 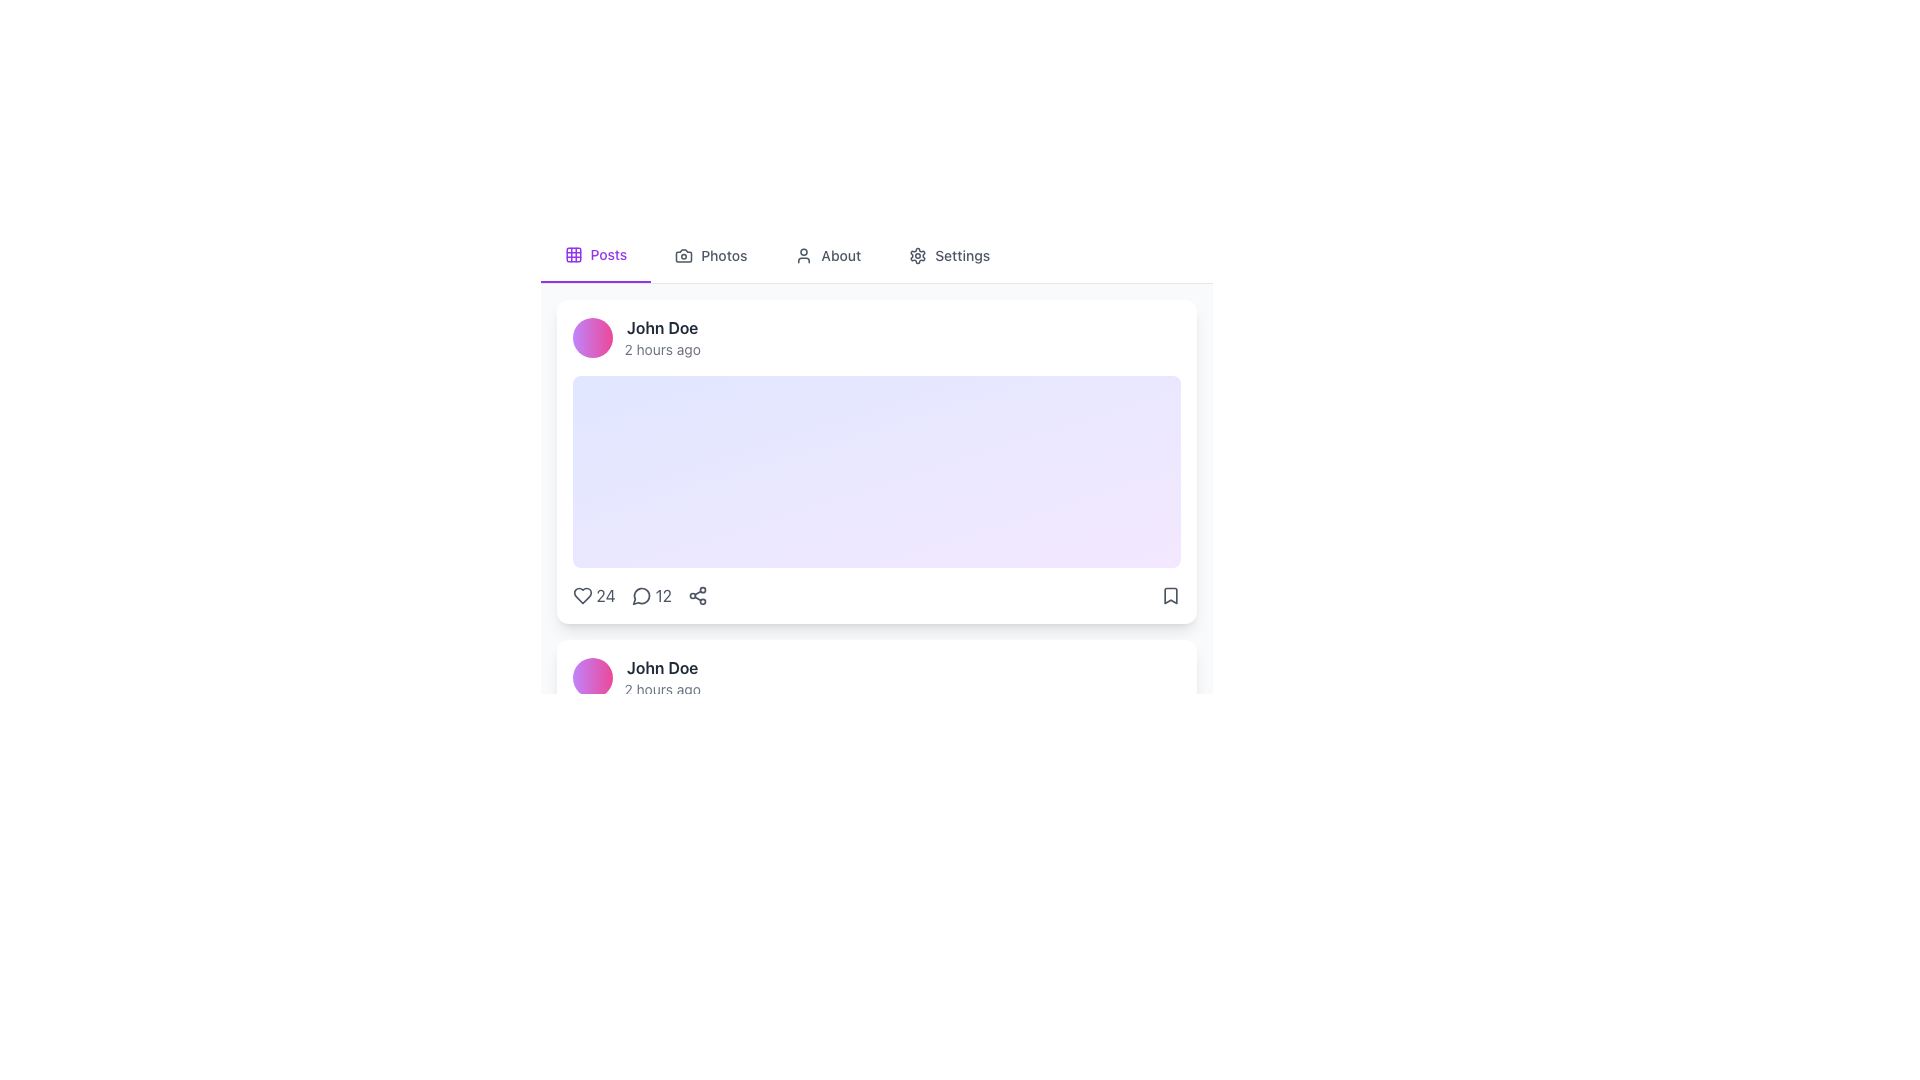 I want to click on the share icon button located at the bottom right corner of the user's post card, so click(x=698, y=595).